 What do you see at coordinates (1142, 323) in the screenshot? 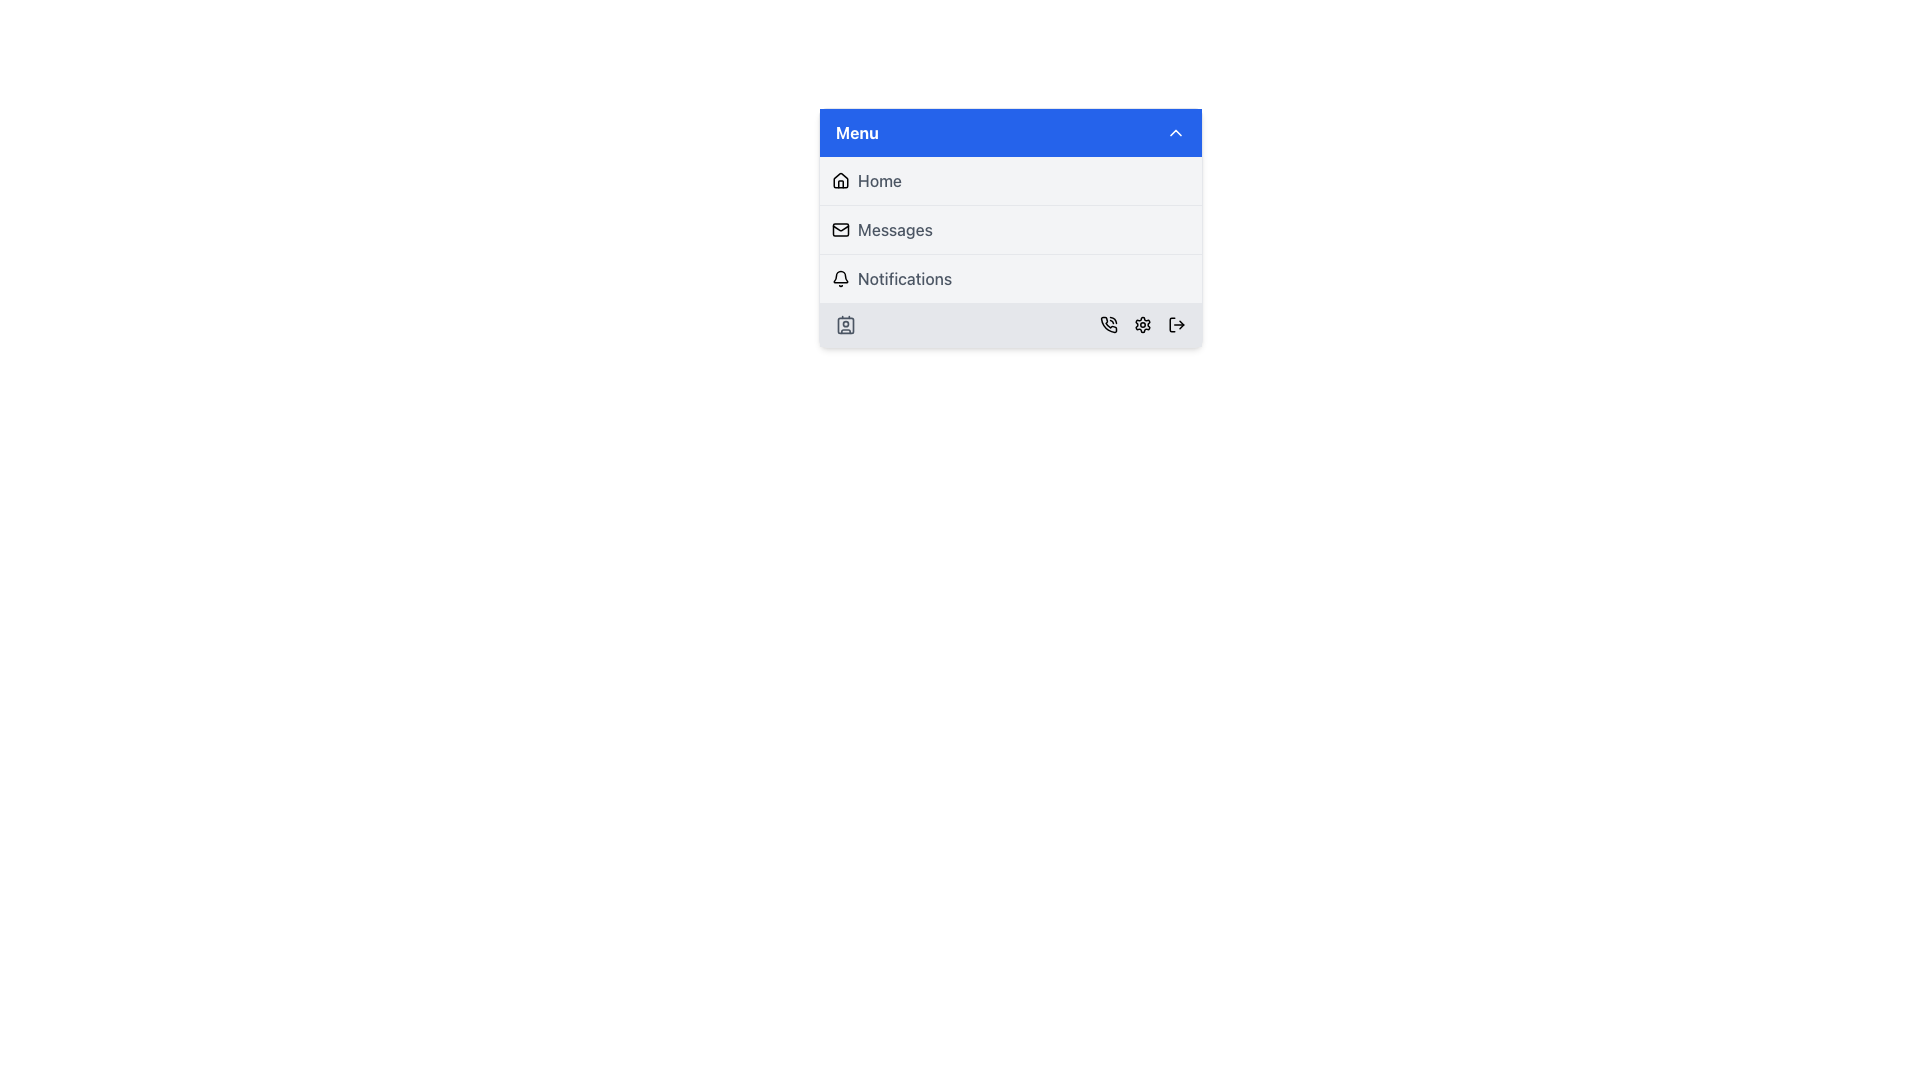
I see `the gear-shaped icon button, which represents settings, located` at bounding box center [1142, 323].